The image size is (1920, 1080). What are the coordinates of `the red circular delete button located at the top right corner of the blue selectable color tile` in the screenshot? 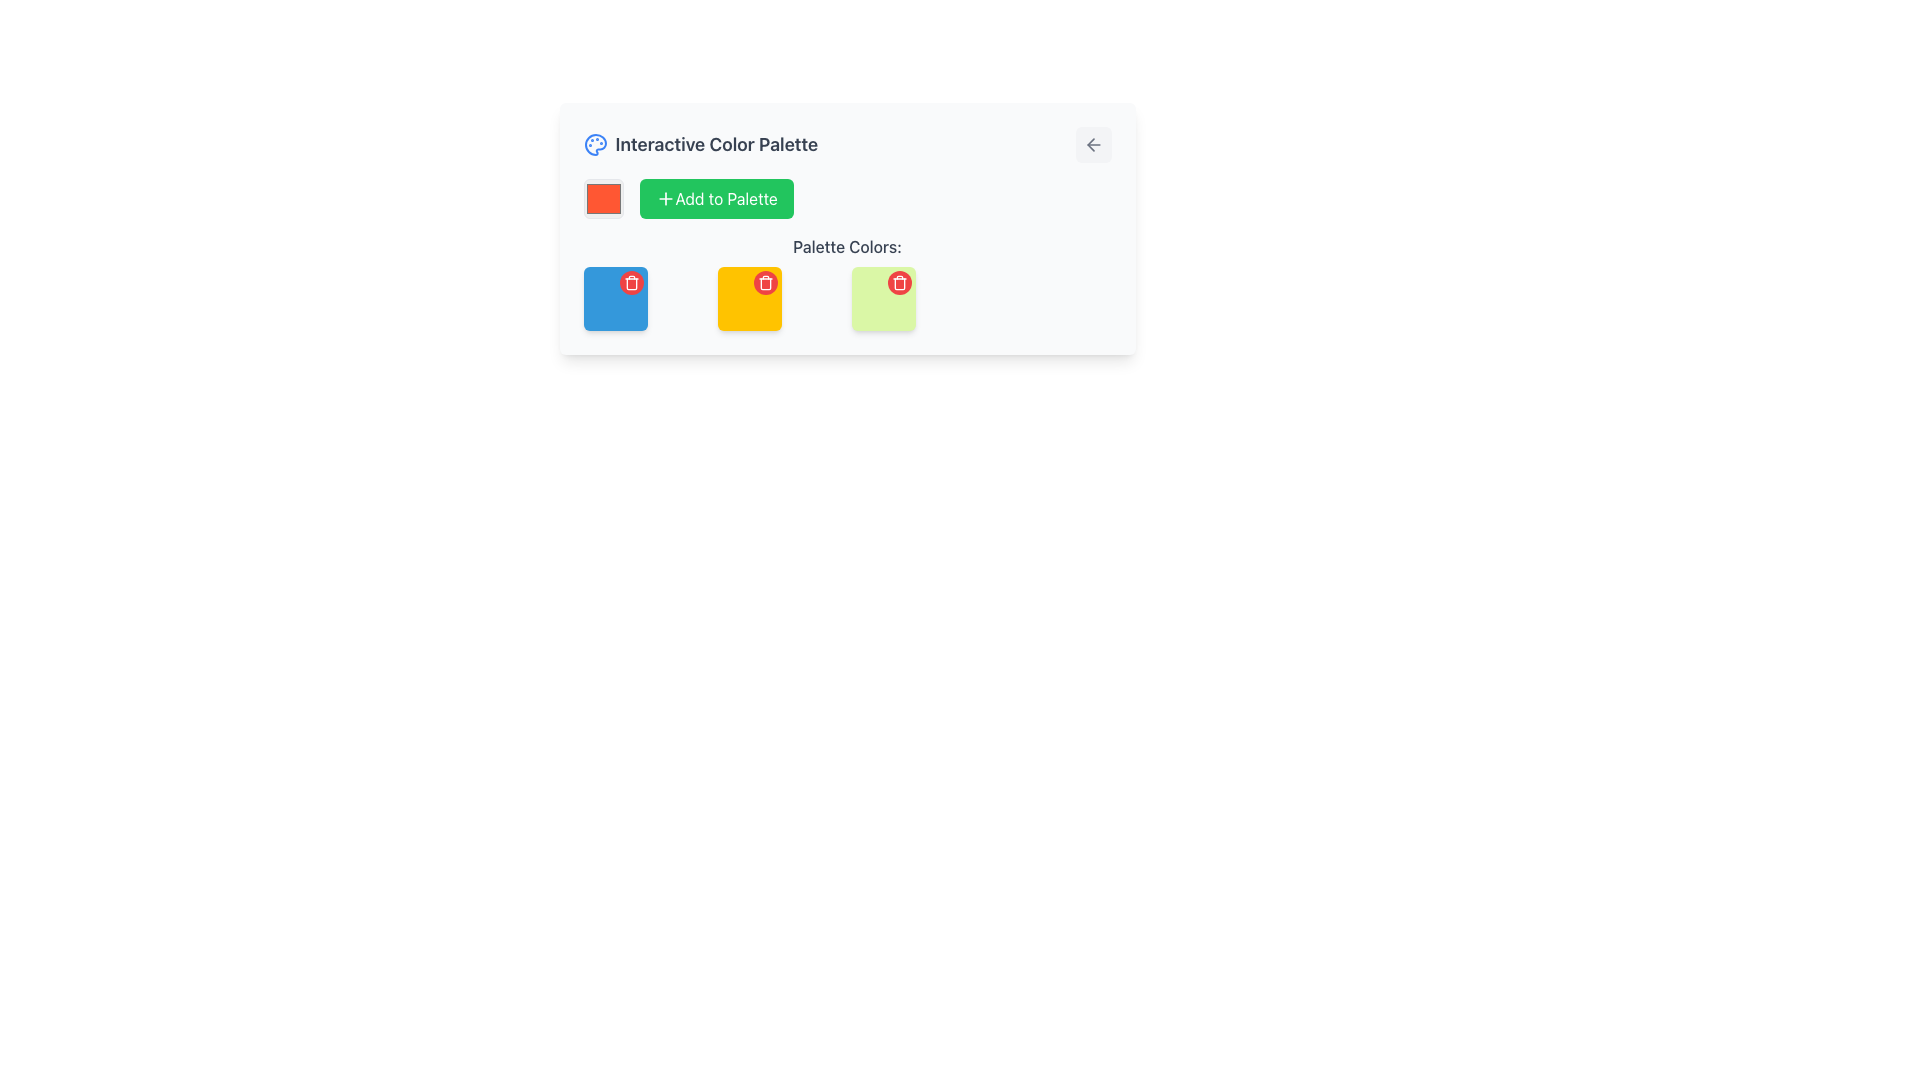 It's located at (614, 299).